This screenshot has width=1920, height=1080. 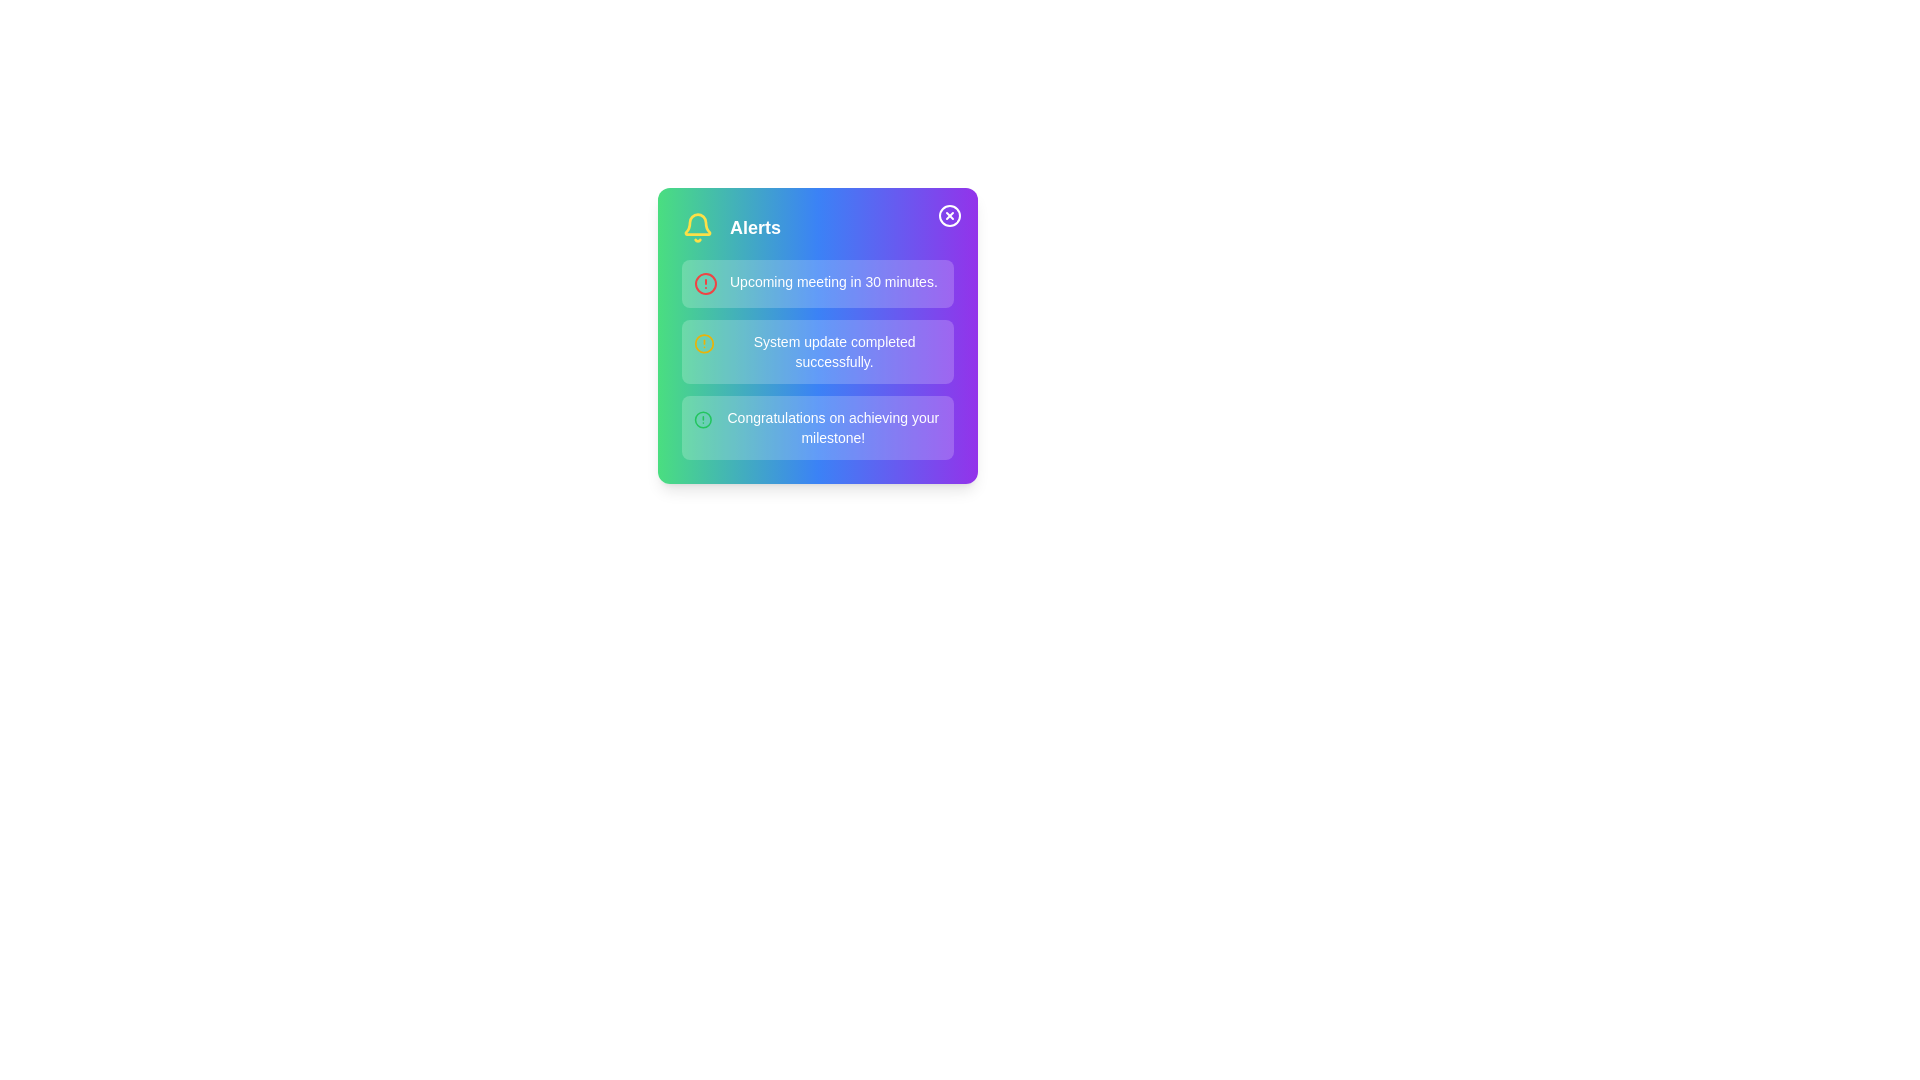 I want to click on the yellow bell-shaped icon located at the upper-left corner of the notification card, above the text 'Alerts', so click(x=697, y=224).